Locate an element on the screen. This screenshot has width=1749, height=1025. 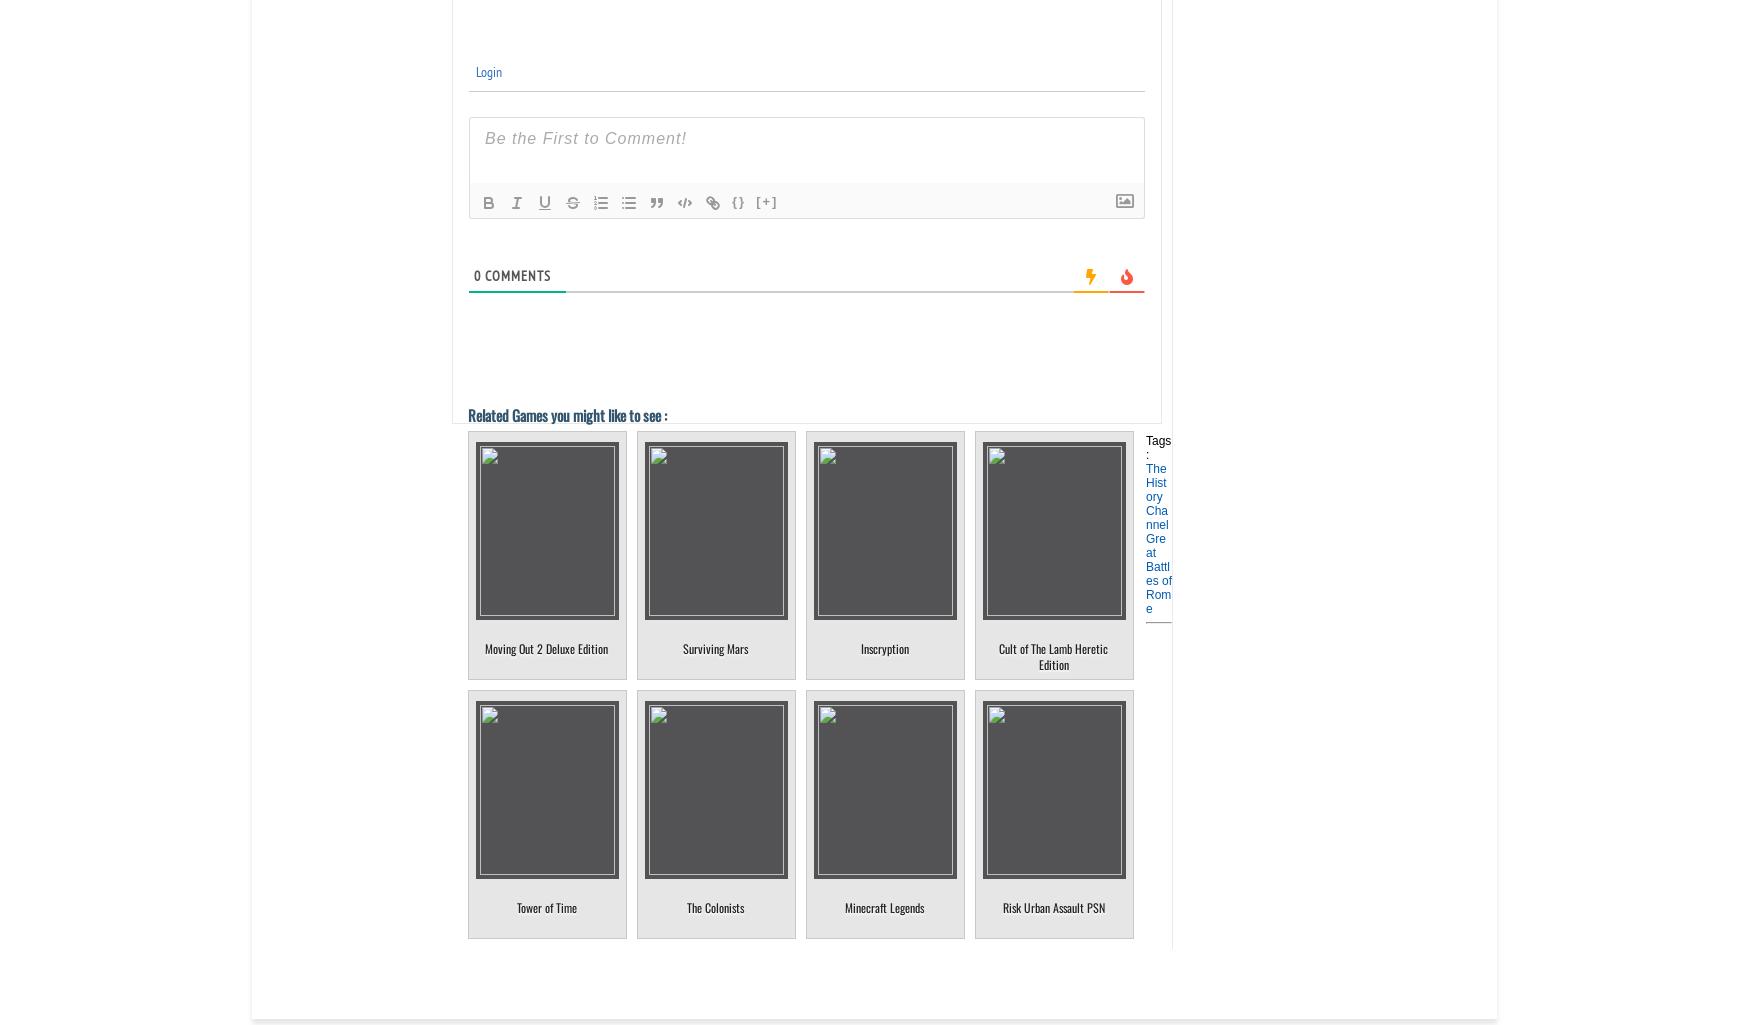
'0' is located at coordinates (477, 275).